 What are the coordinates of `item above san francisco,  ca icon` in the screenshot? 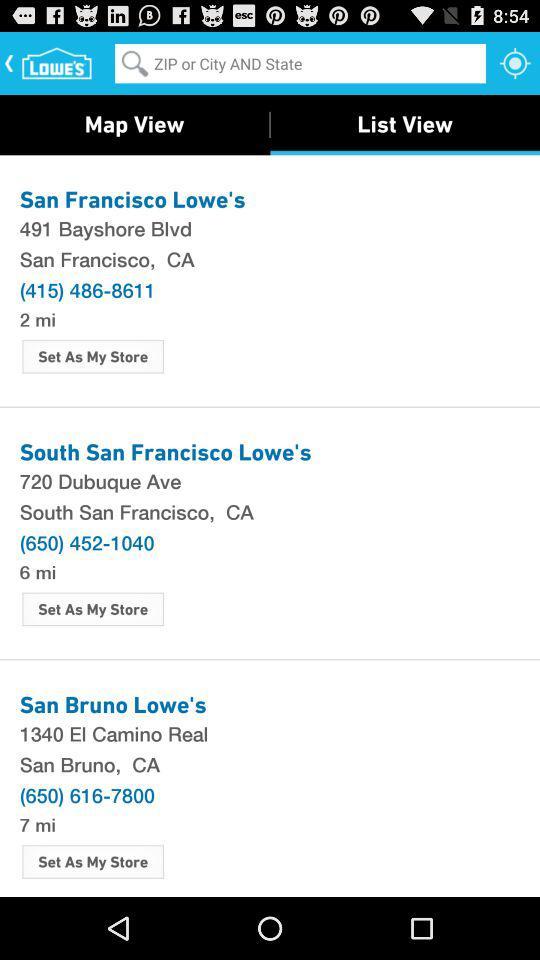 It's located at (270, 228).